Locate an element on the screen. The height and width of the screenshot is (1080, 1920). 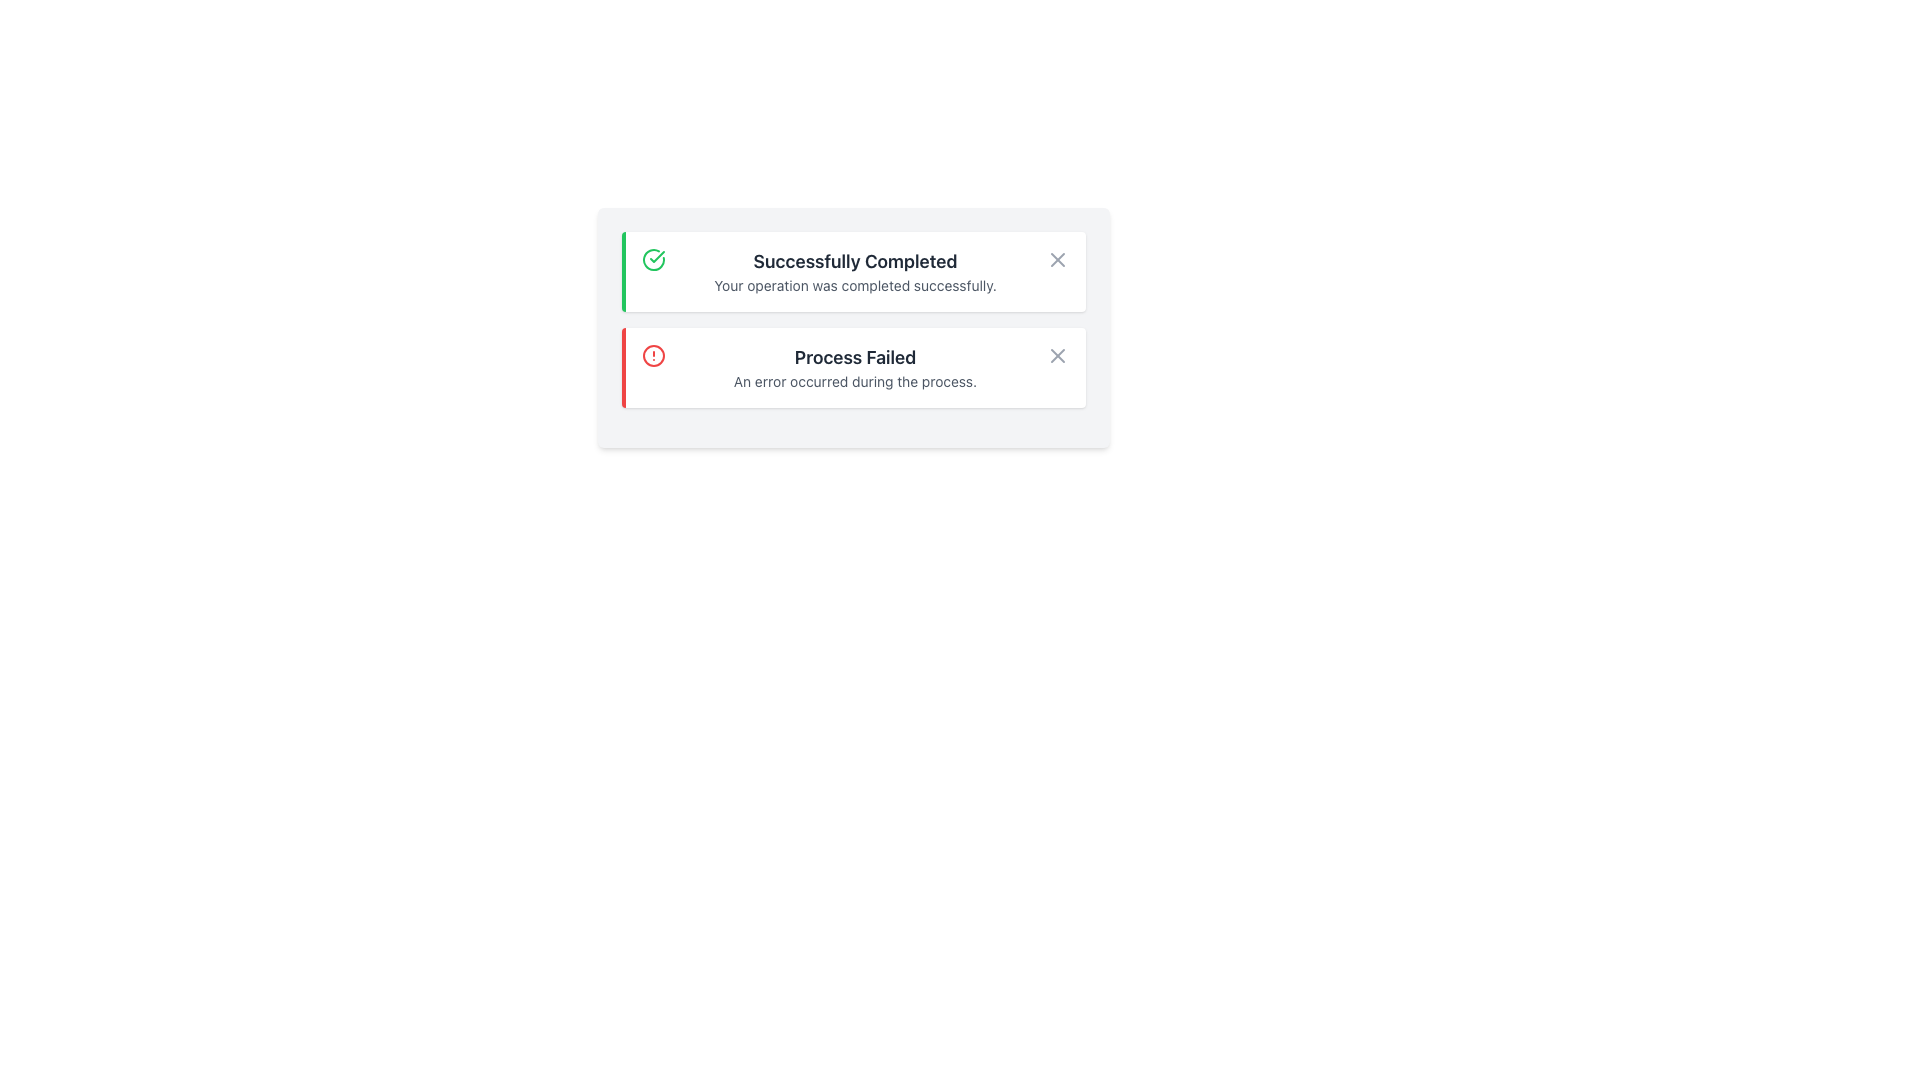
the checkmark symbol located at the left side of the 'Successfully Completed' notification panel to visually indicate a successful action is located at coordinates (657, 256).